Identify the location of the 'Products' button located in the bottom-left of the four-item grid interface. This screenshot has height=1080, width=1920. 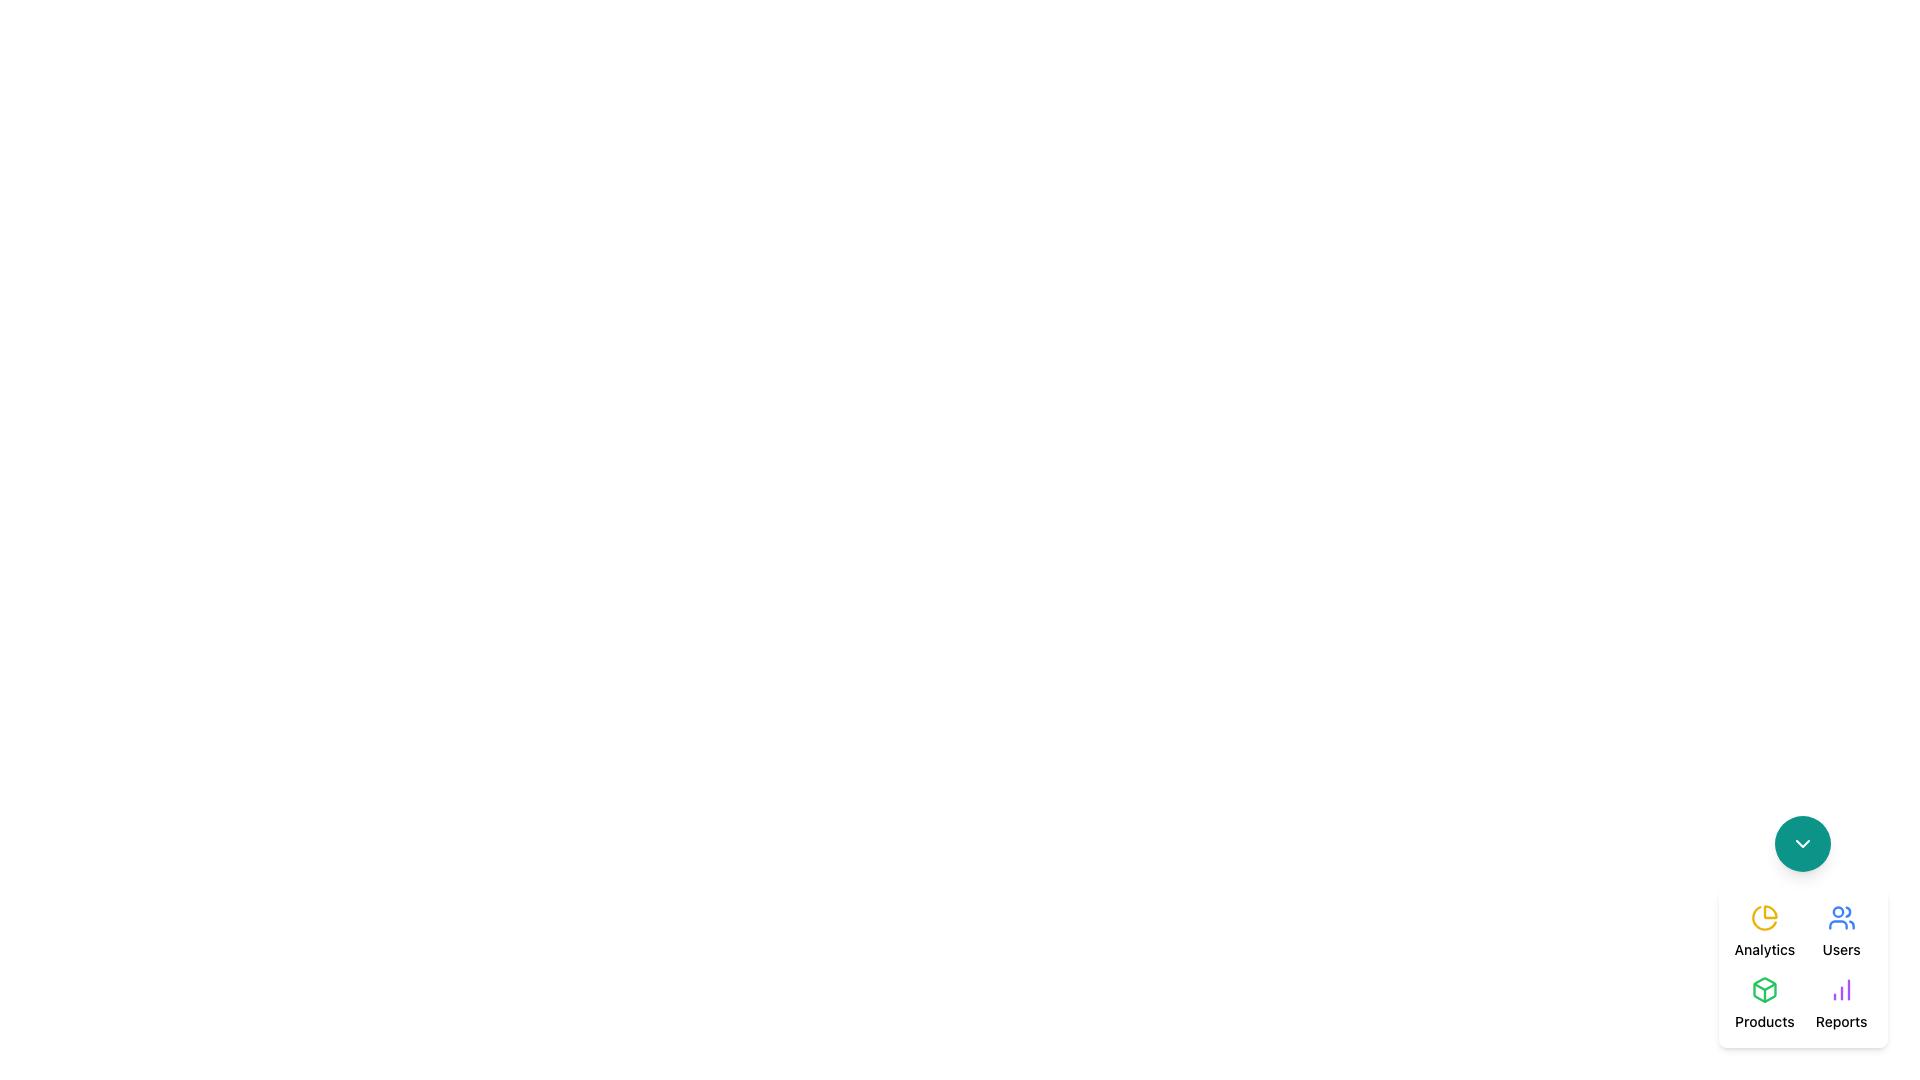
(1765, 1003).